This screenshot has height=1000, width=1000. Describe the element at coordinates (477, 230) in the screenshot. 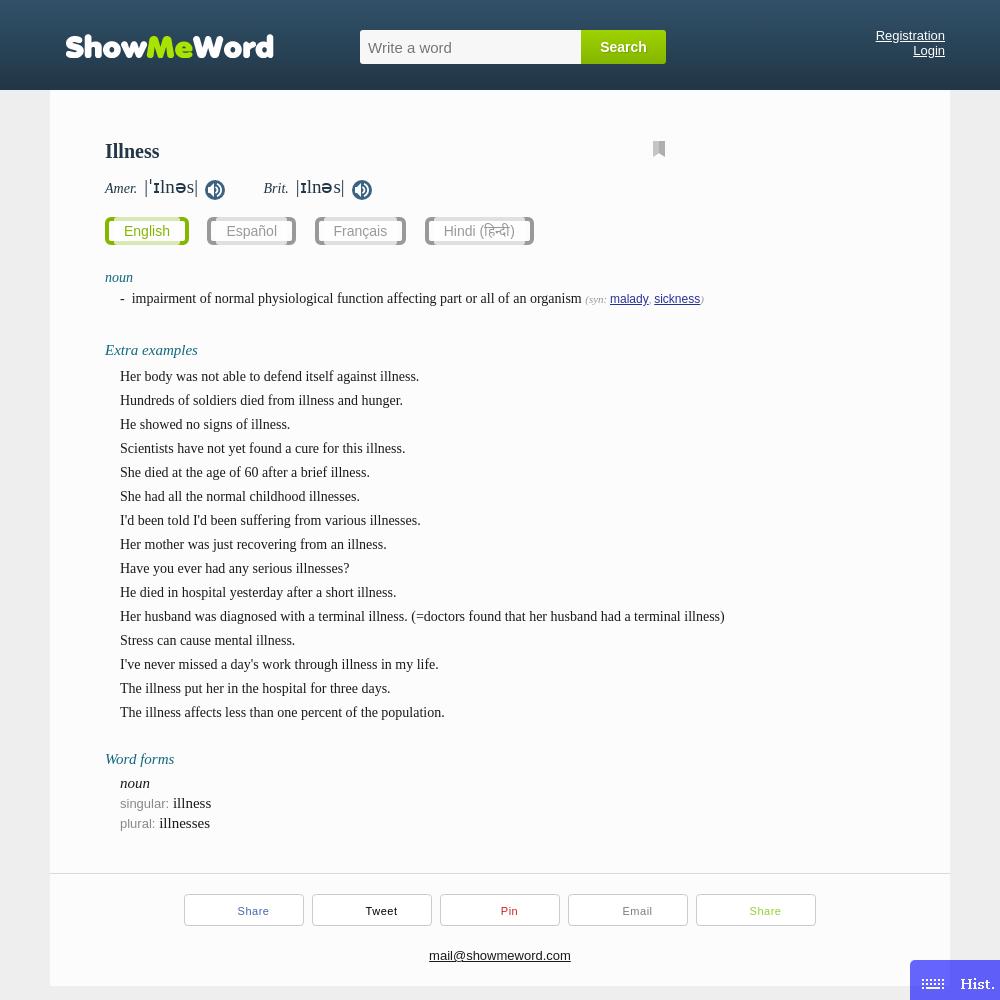

I see `'Hindi (हिन्दी)'` at that location.